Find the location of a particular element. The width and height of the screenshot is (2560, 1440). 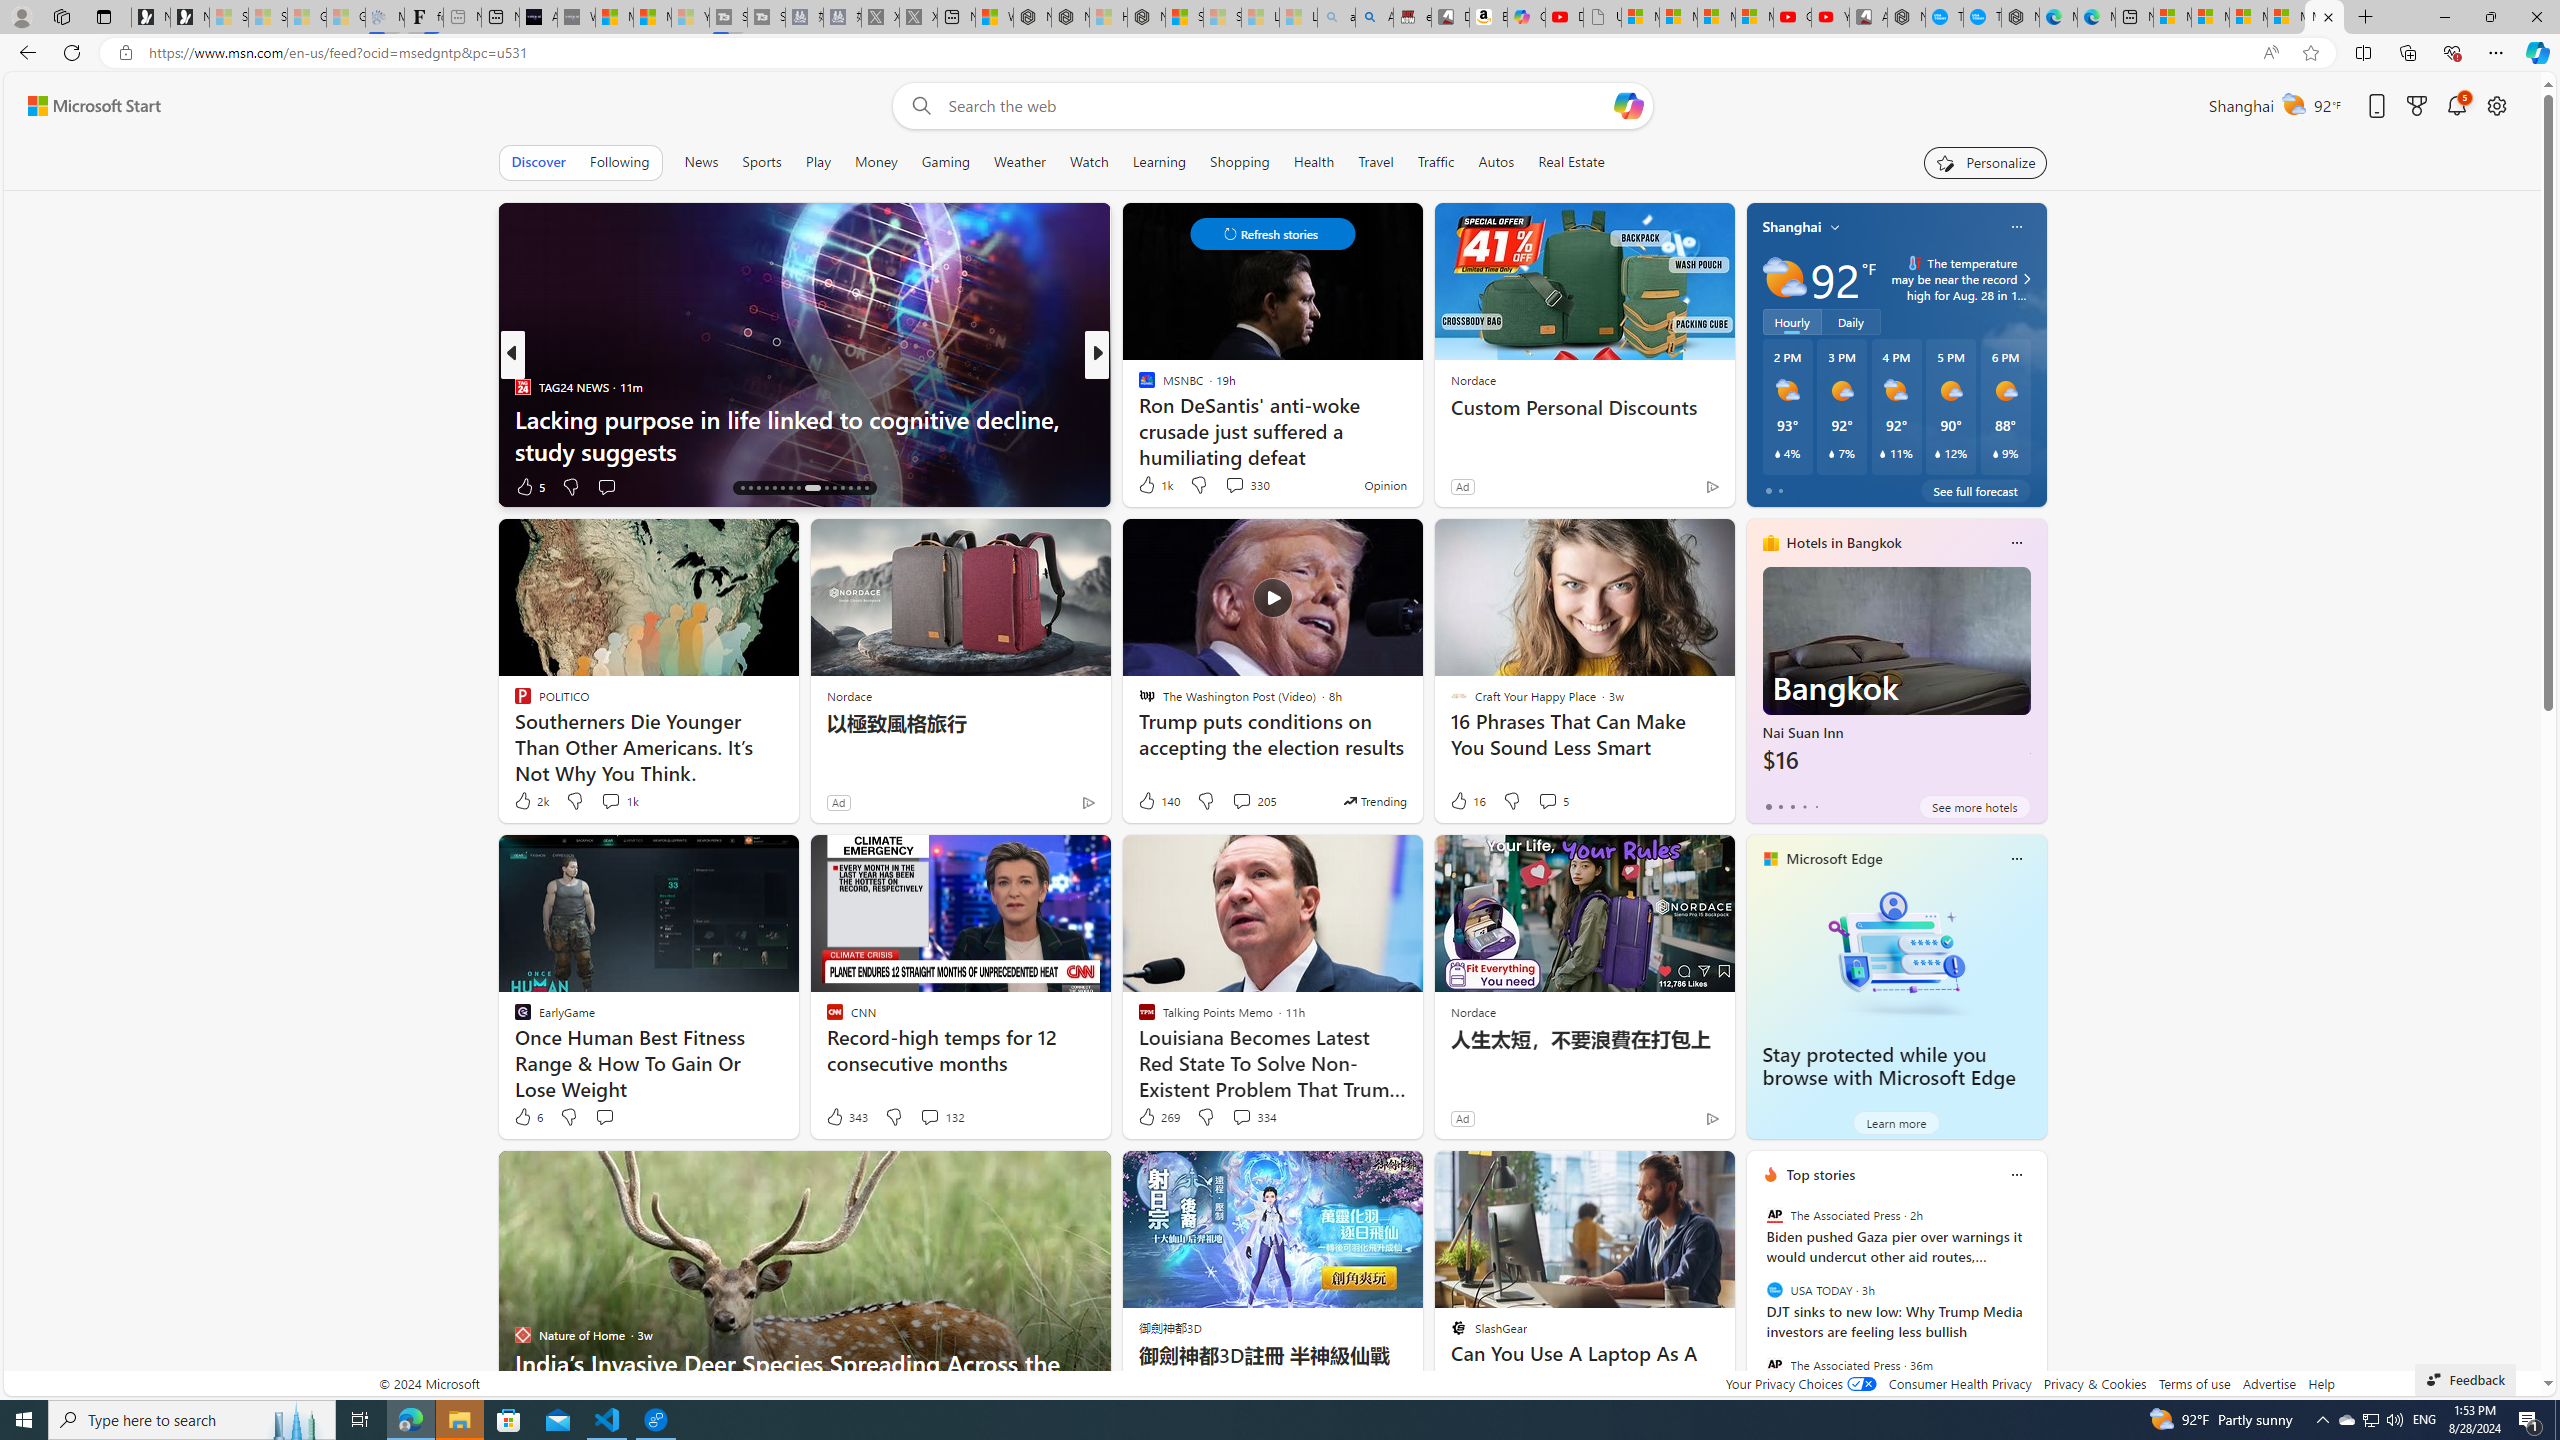

'The most popular Google ' is located at coordinates (1981, 16).